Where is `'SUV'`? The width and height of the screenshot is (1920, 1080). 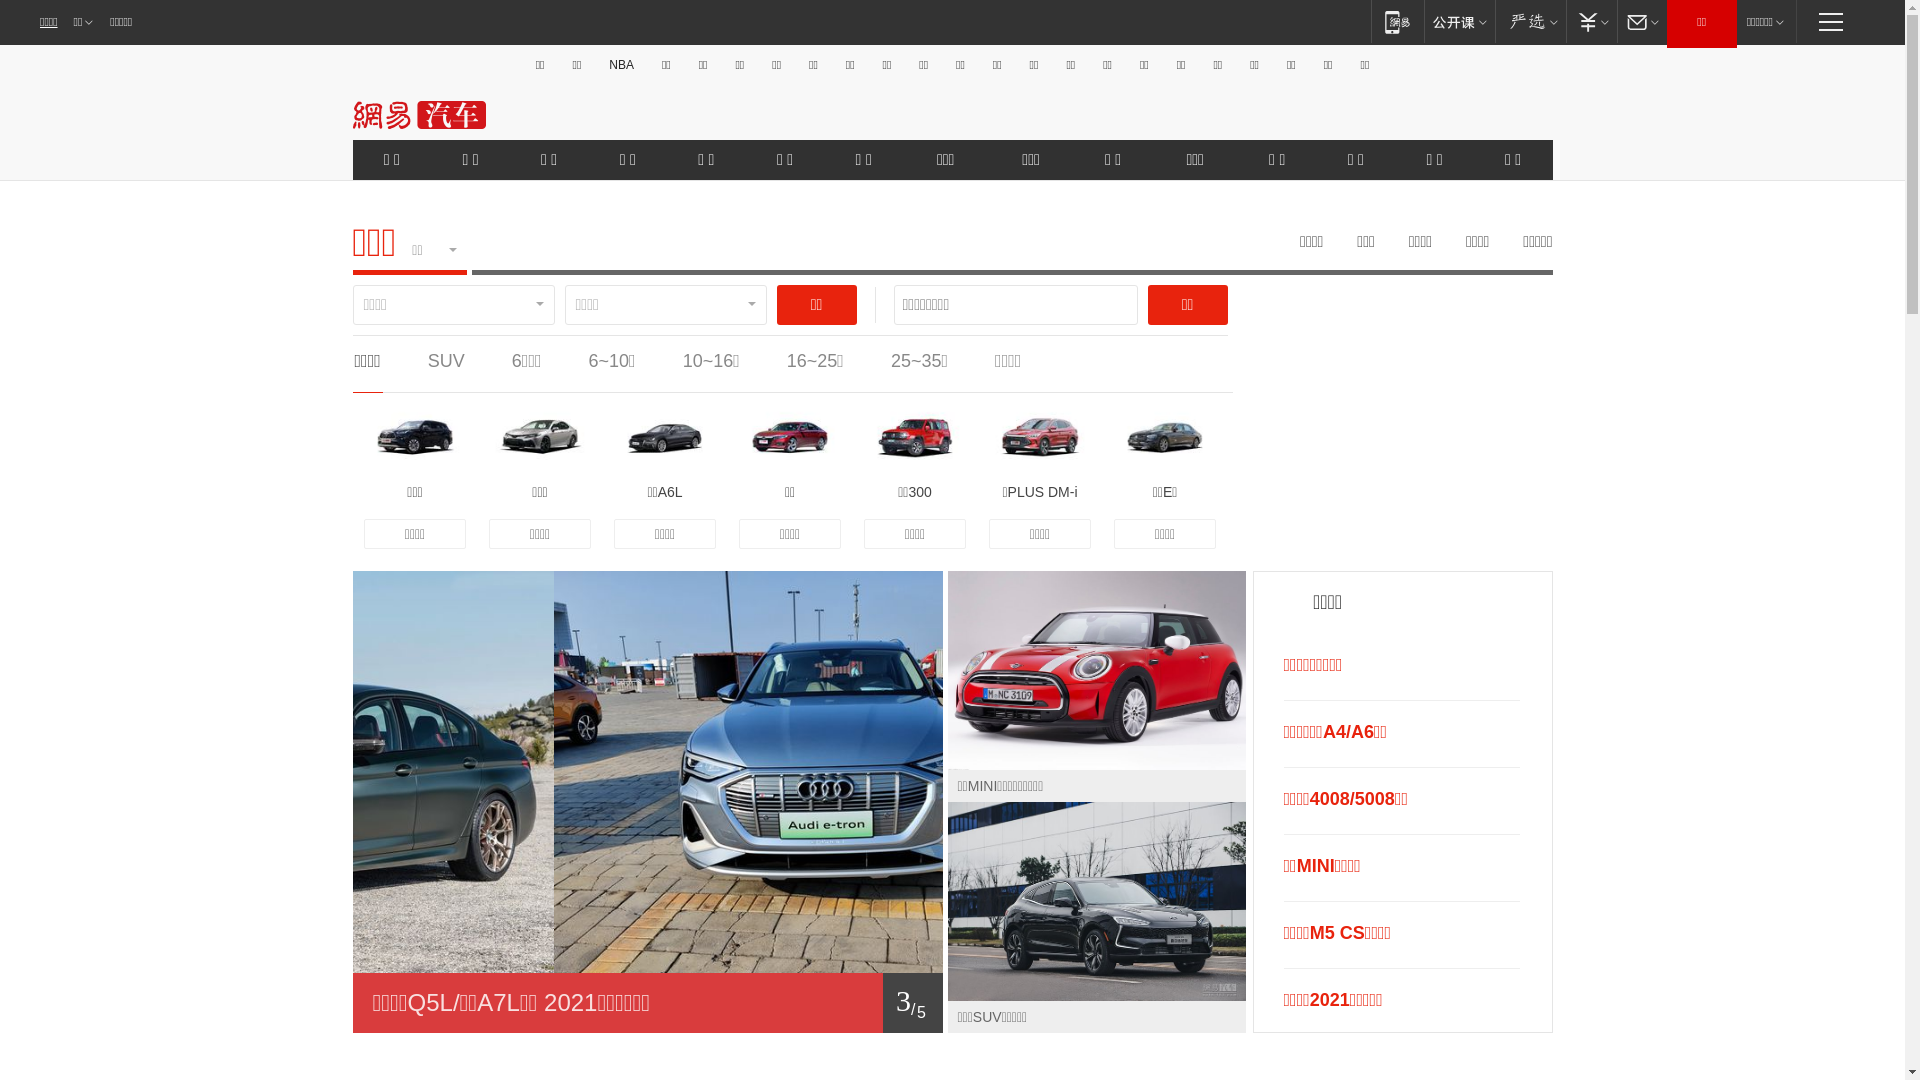 'SUV' is located at coordinates (445, 361).